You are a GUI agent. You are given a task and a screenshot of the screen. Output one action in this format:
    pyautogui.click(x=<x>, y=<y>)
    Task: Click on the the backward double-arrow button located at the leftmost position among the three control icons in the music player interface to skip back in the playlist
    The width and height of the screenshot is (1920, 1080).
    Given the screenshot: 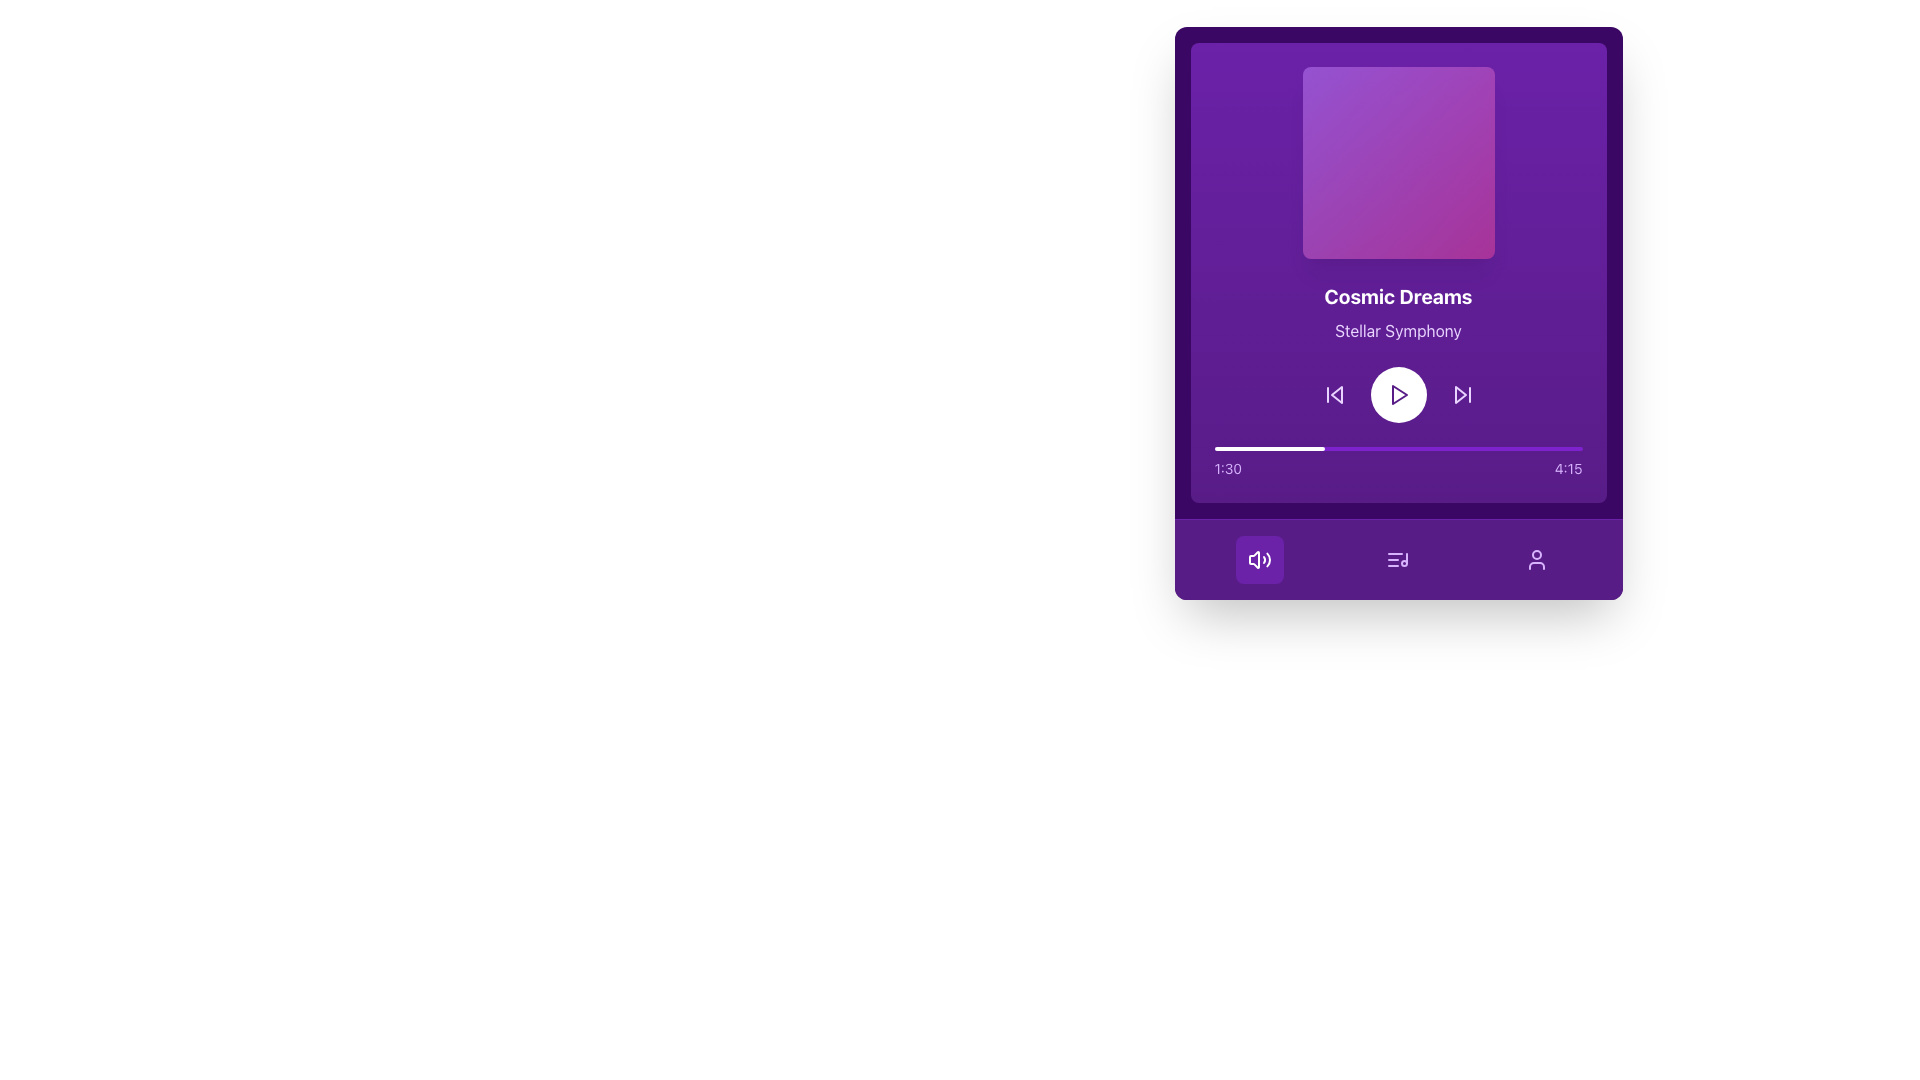 What is the action you would take?
    pyautogui.click(x=1334, y=394)
    